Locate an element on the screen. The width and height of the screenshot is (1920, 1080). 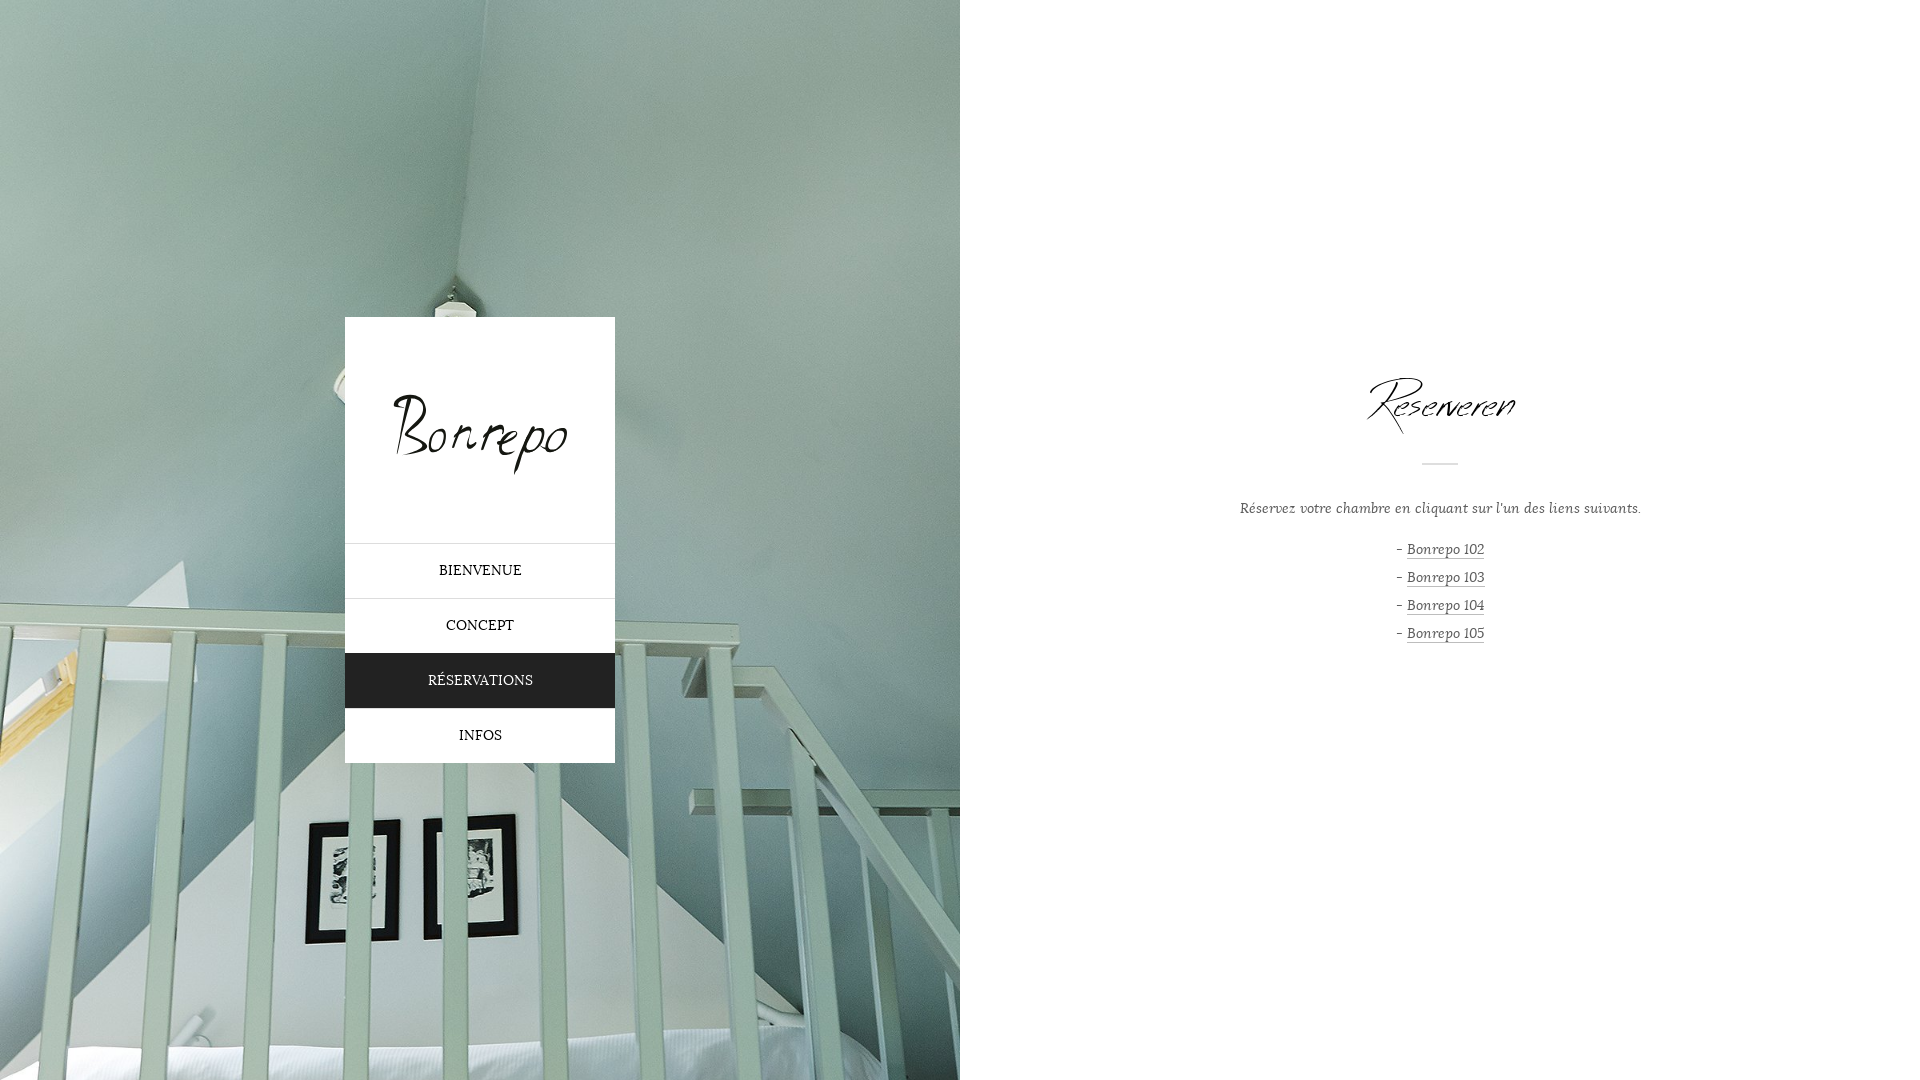
'CONCEPT' is located at coordinates (480, 624).